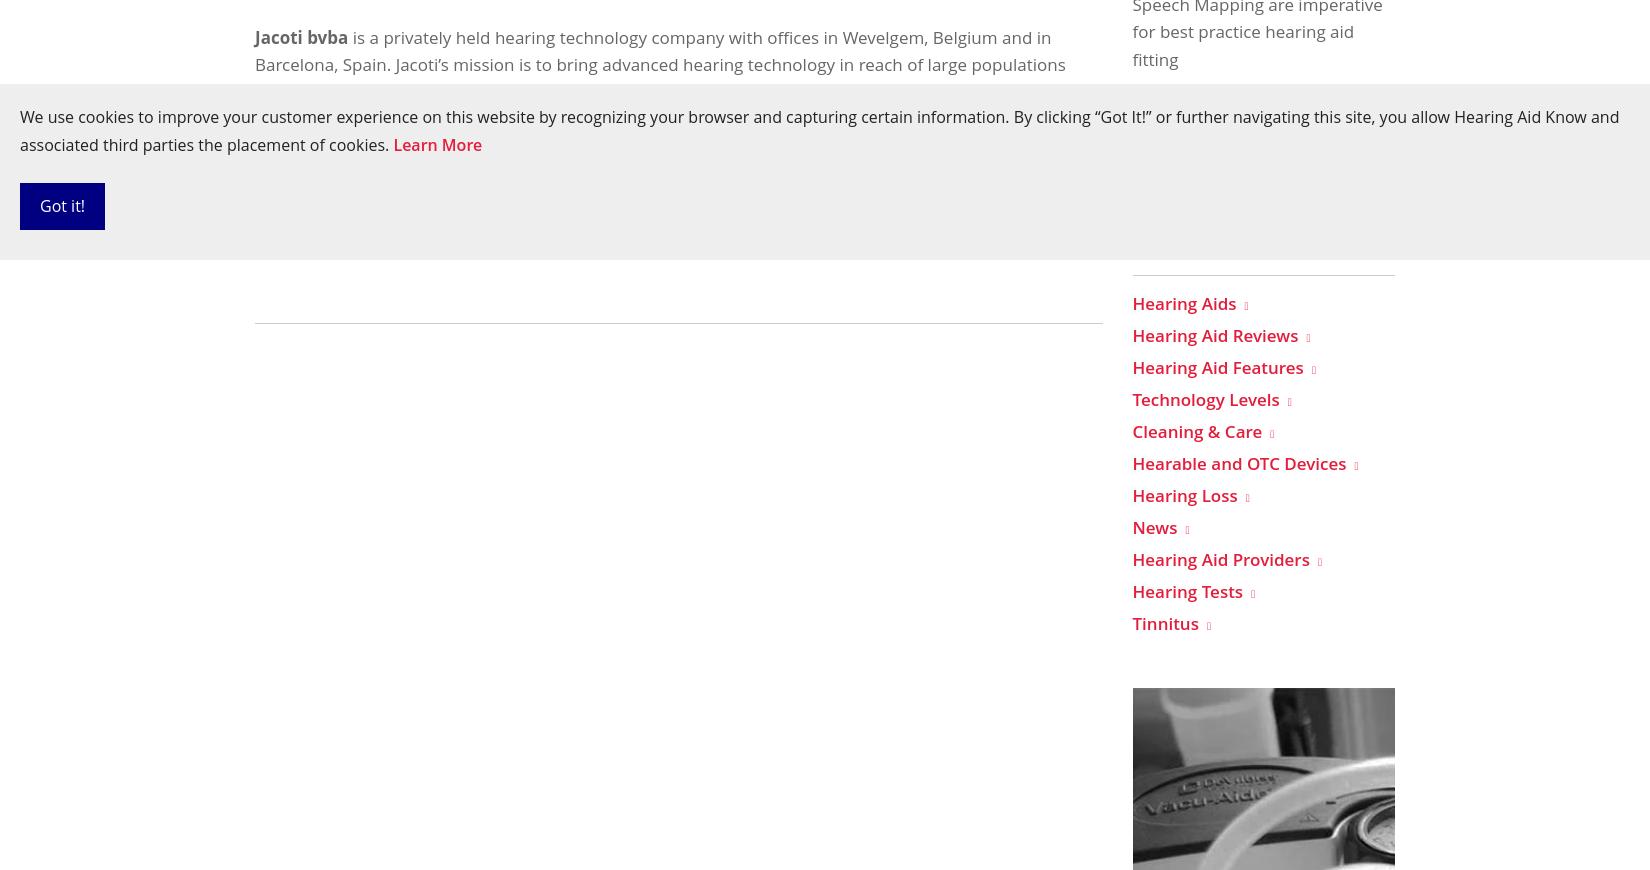 This screenshot has width=1650, height=870. I want to click on 'Hearable and OTC Devices', so click(1132, 461).